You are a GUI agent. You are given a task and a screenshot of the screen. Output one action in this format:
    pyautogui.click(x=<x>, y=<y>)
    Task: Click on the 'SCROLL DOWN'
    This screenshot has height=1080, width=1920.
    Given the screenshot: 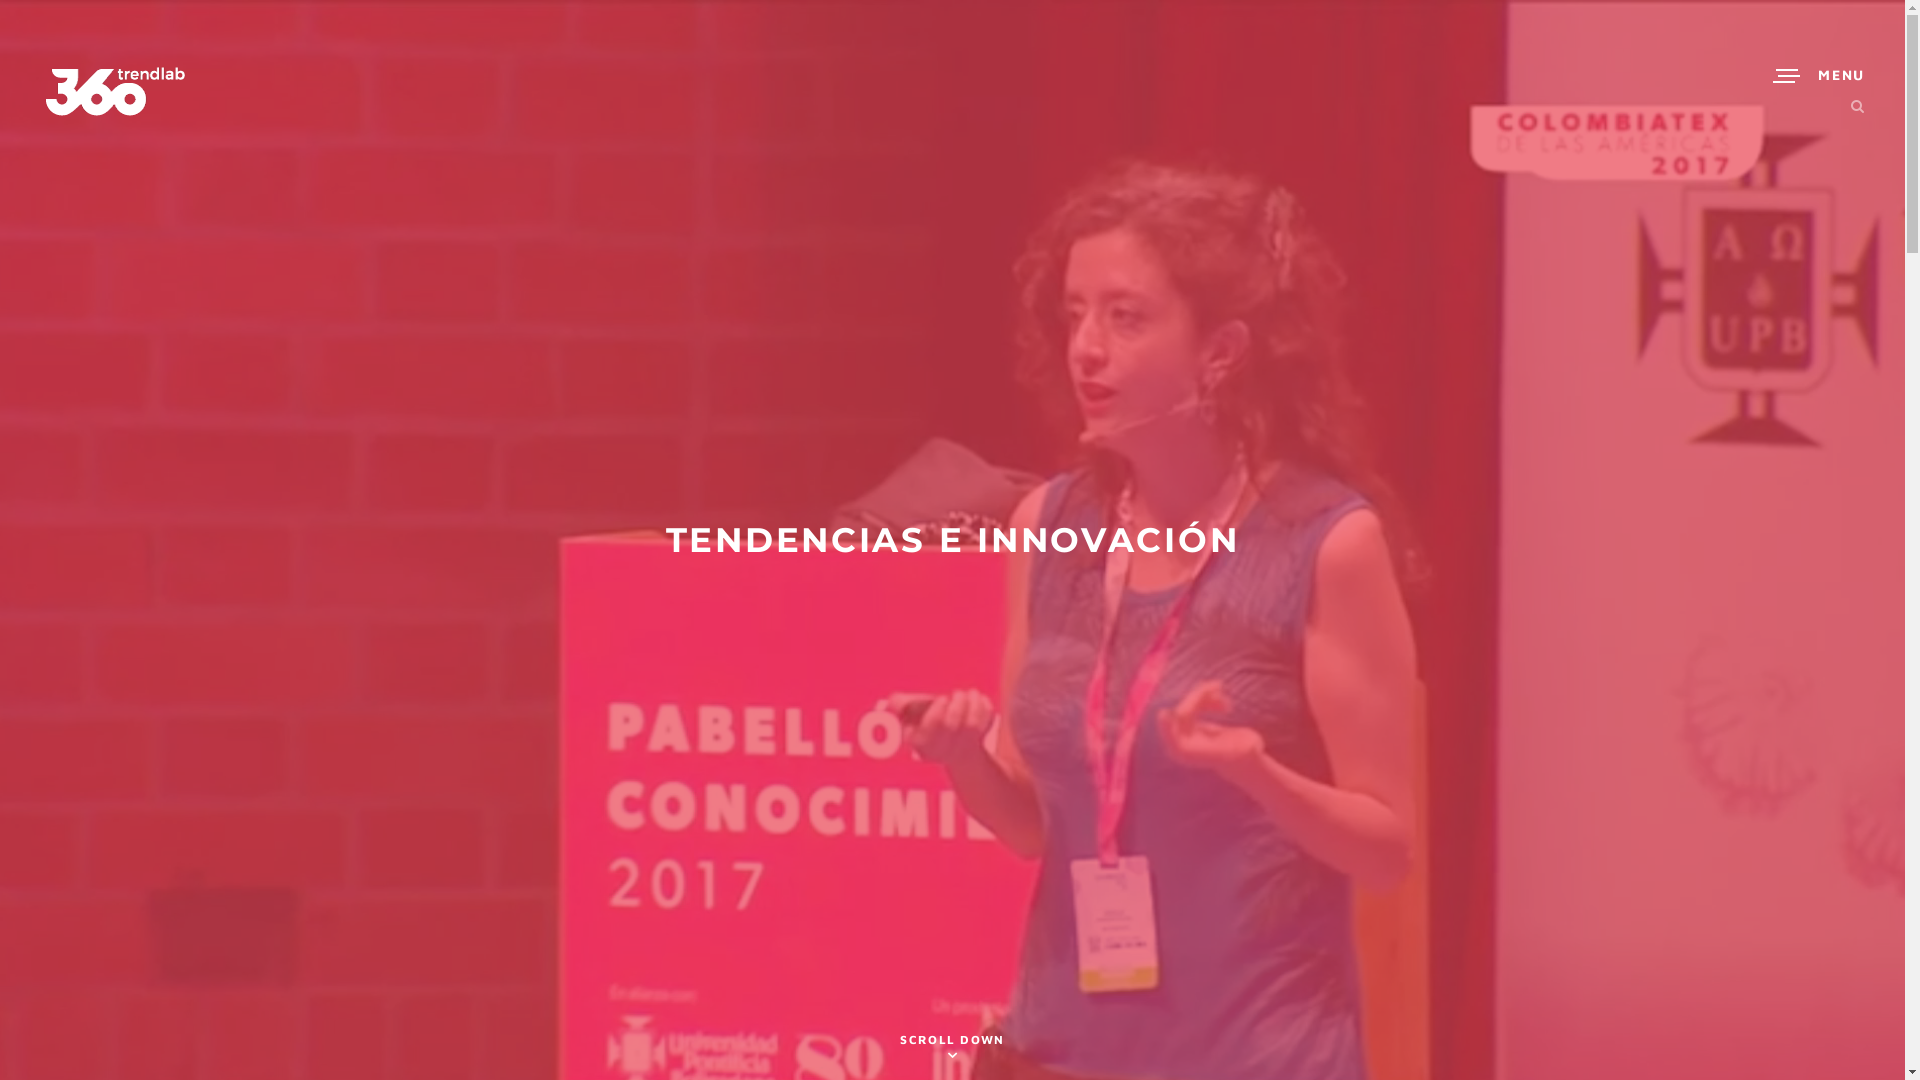 What is the action you would take?
    pyautogui.click(x=950, y=1039)
    